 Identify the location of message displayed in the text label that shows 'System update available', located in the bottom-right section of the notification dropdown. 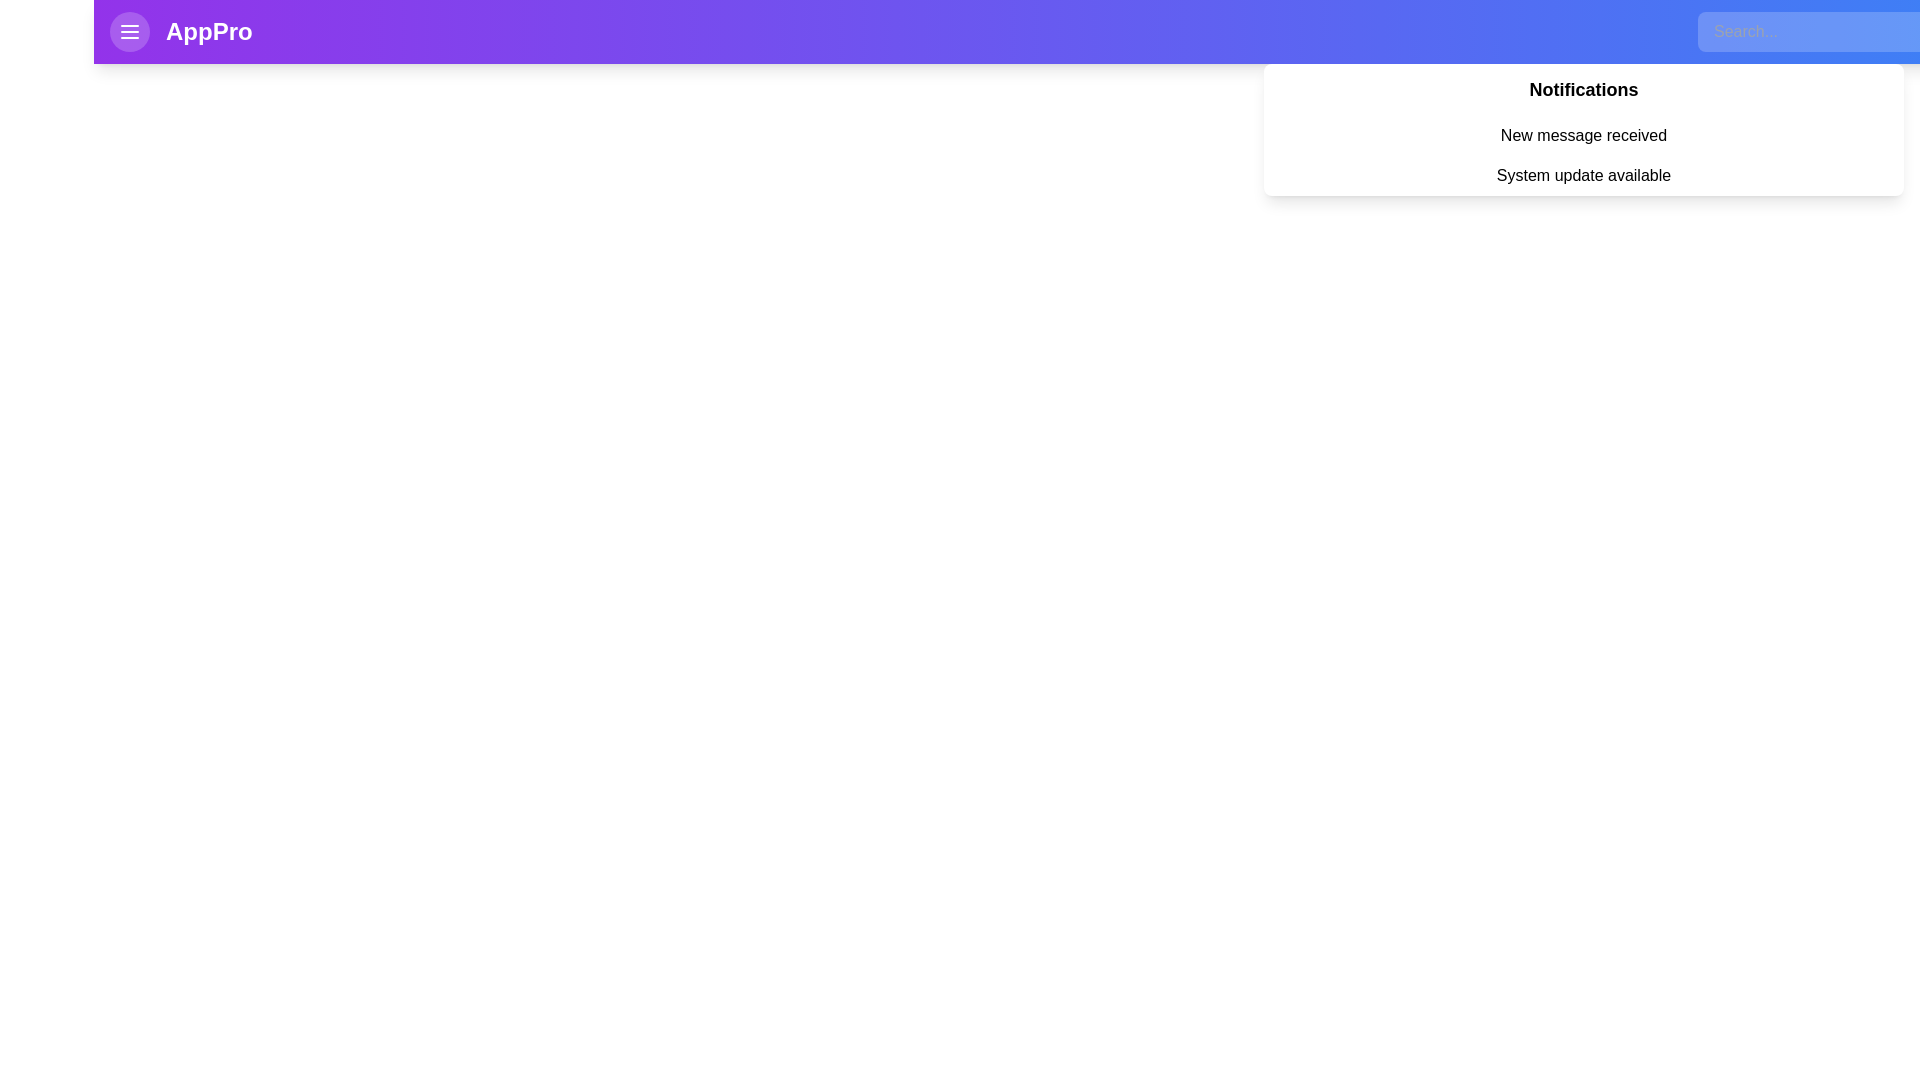
(1583, 175).